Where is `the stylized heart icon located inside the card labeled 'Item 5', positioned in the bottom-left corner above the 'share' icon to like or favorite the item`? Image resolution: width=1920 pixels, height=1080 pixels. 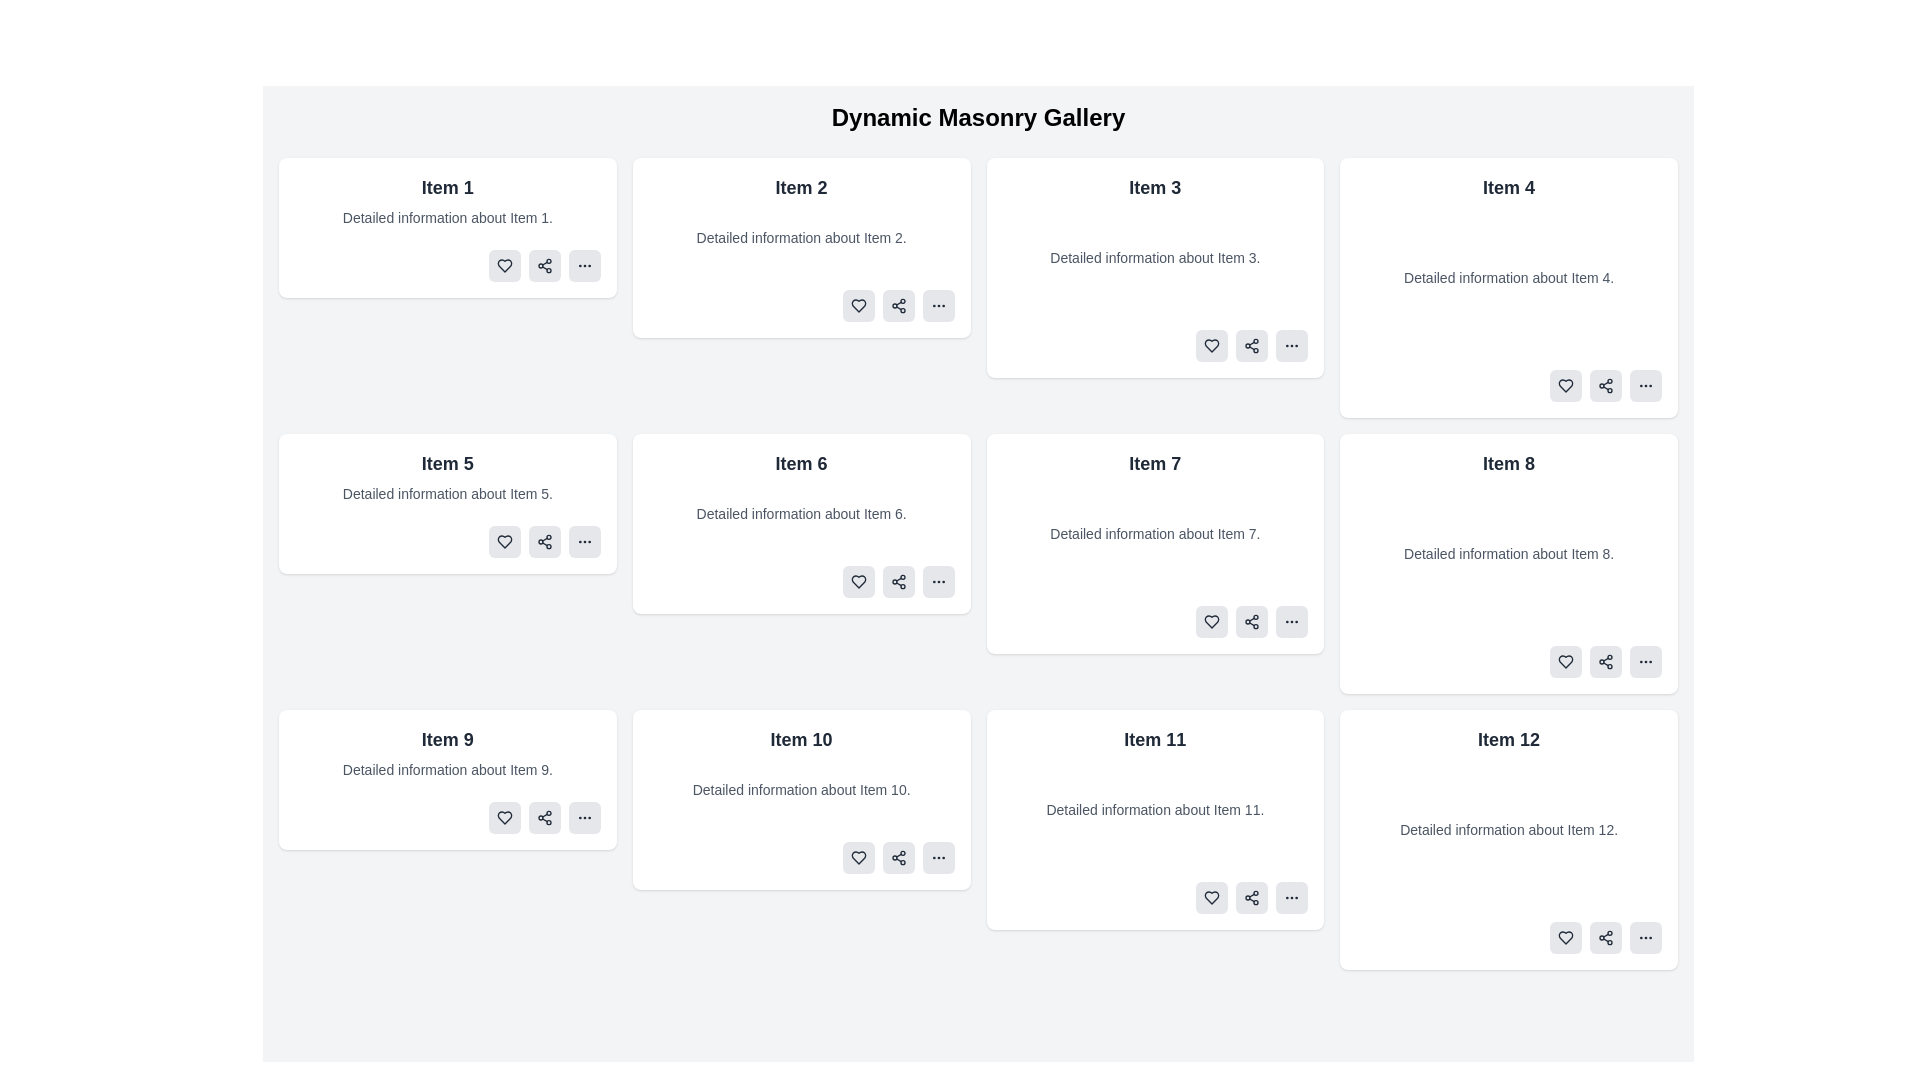 the stylized heart icon located inside the card labeled 'Item 5', positioned in the bottom-left corner above the 'share' icon to like or favorite the item is located at coordinates (504, 542).